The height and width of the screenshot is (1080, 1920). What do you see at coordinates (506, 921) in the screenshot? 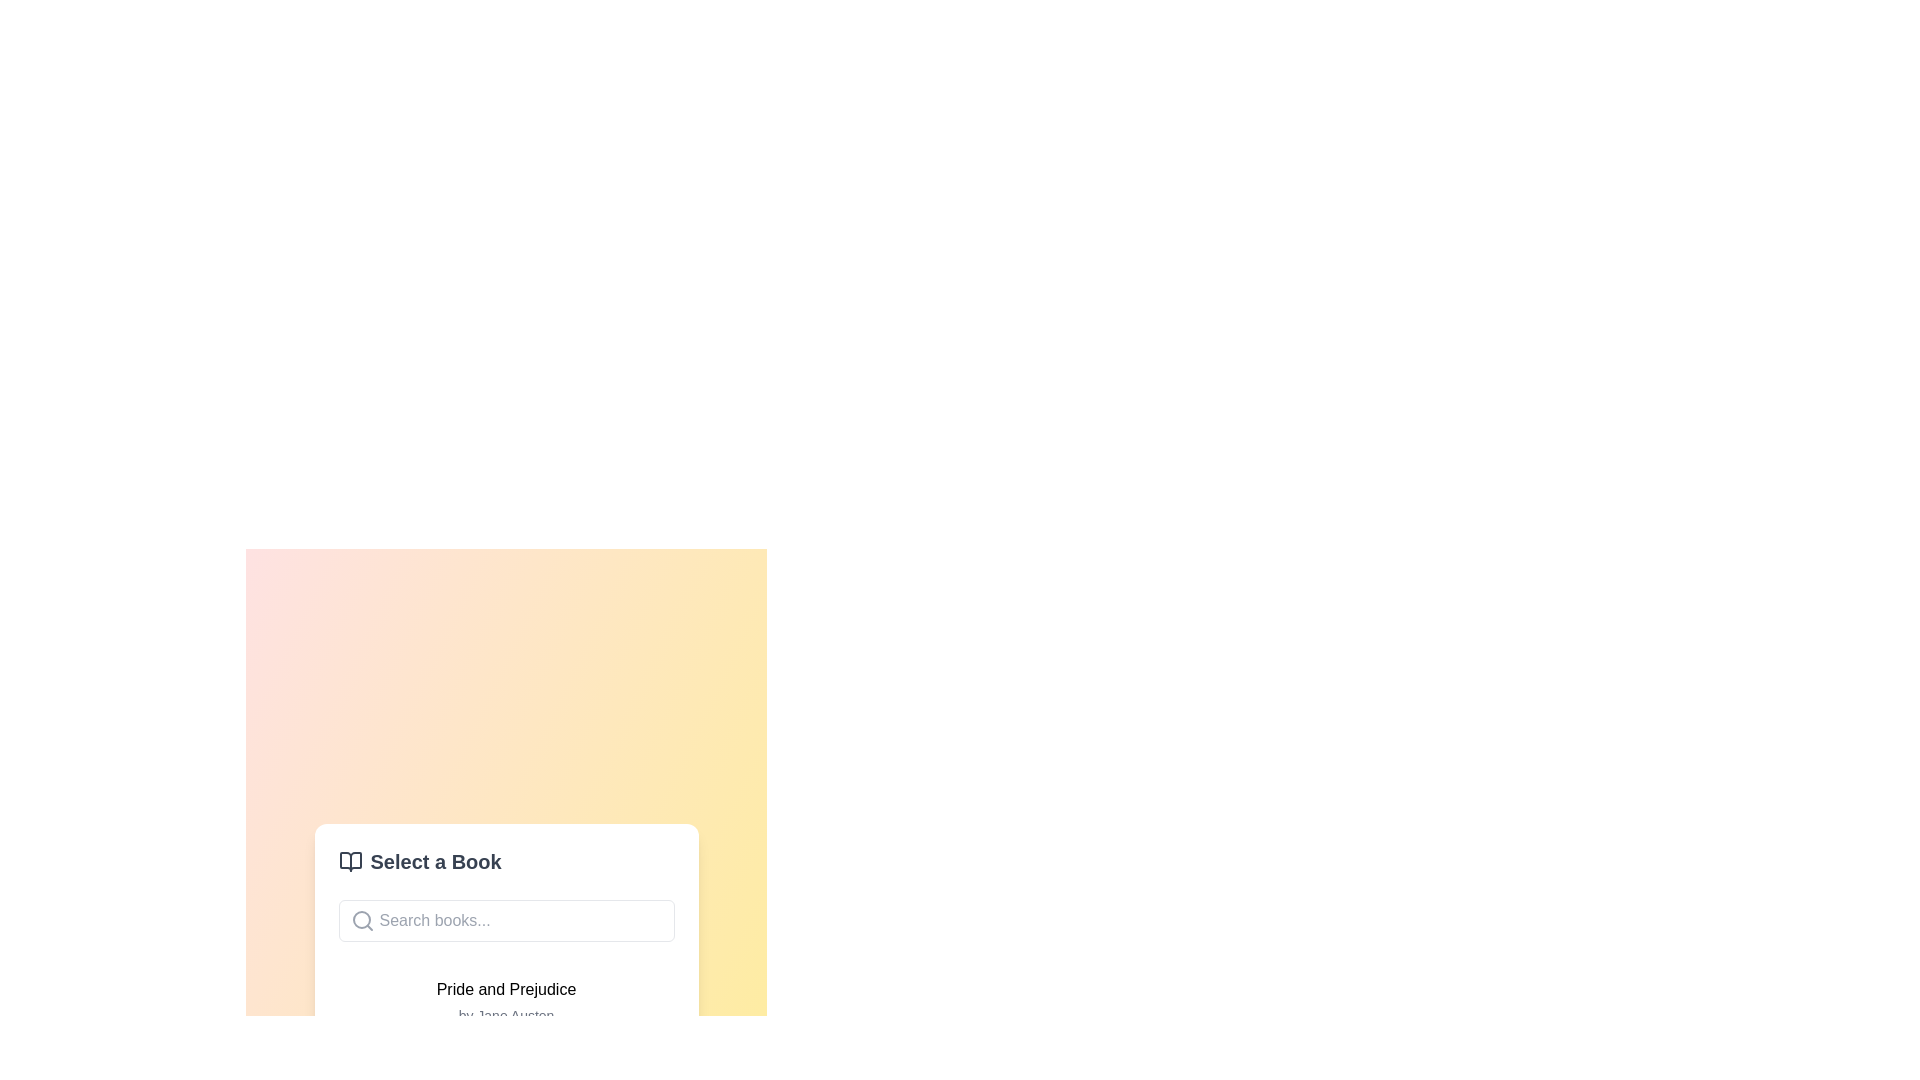
I see `to focus the search input box located below the 'Select a Book' title, which allows users to type in search queries for books` at bounding box center [506, 921].